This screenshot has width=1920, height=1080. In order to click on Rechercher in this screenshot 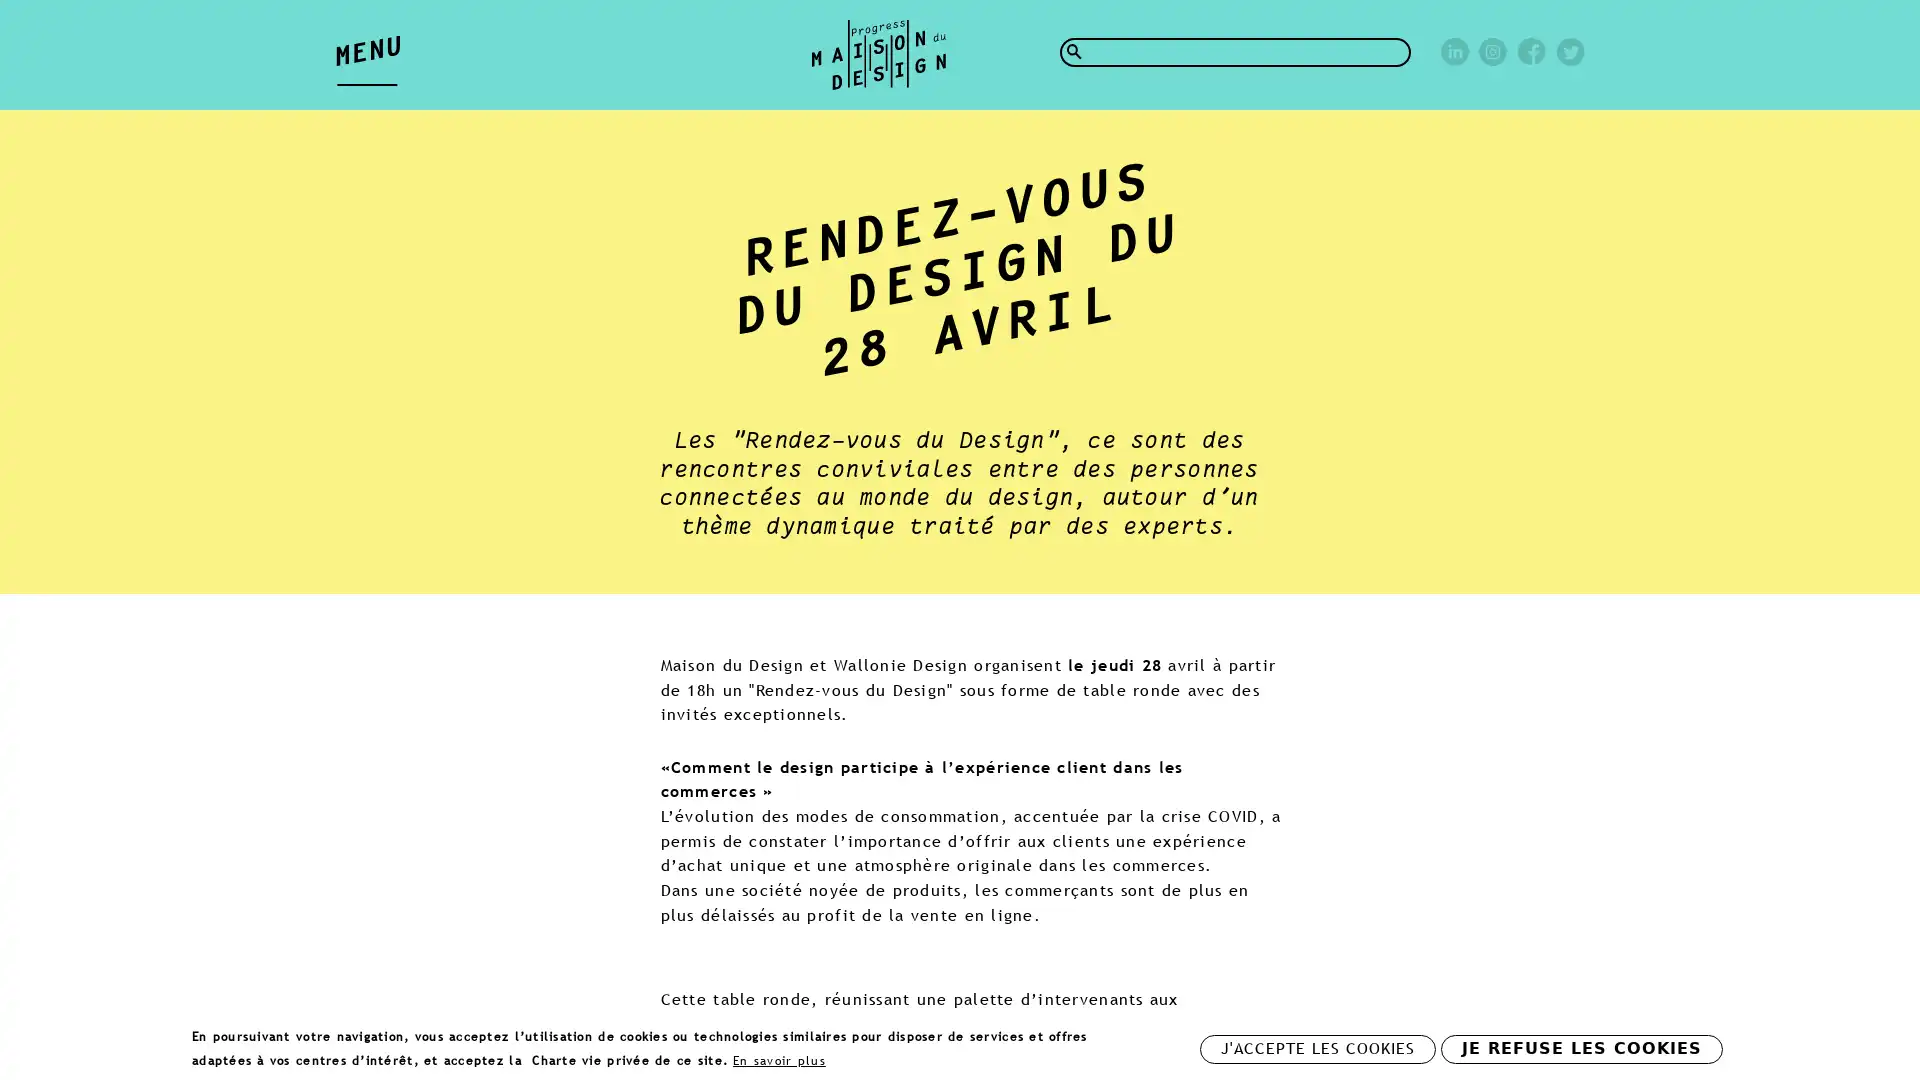, I will do `click(1397, 53)`.